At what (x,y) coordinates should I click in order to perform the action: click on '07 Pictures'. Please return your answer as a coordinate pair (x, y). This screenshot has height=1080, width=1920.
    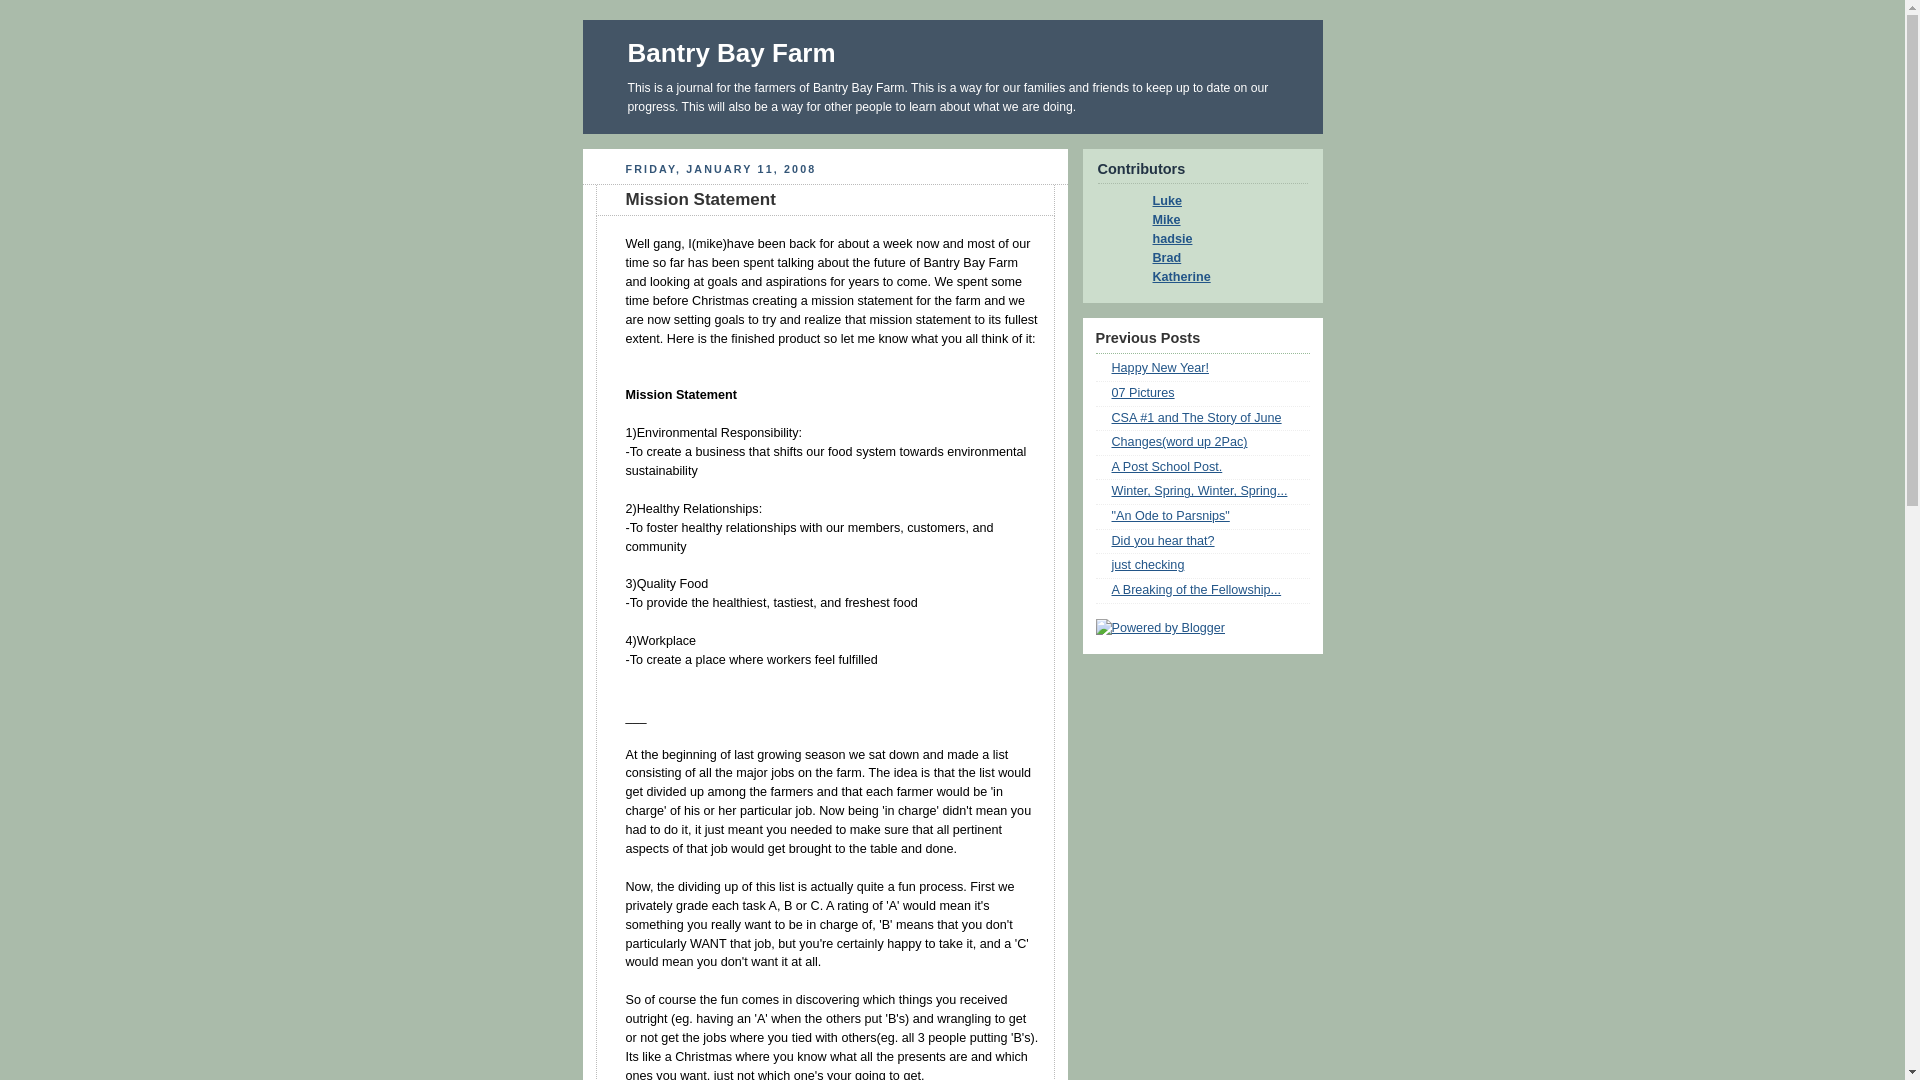
    Looking at the image, I should click on (1143, 393).